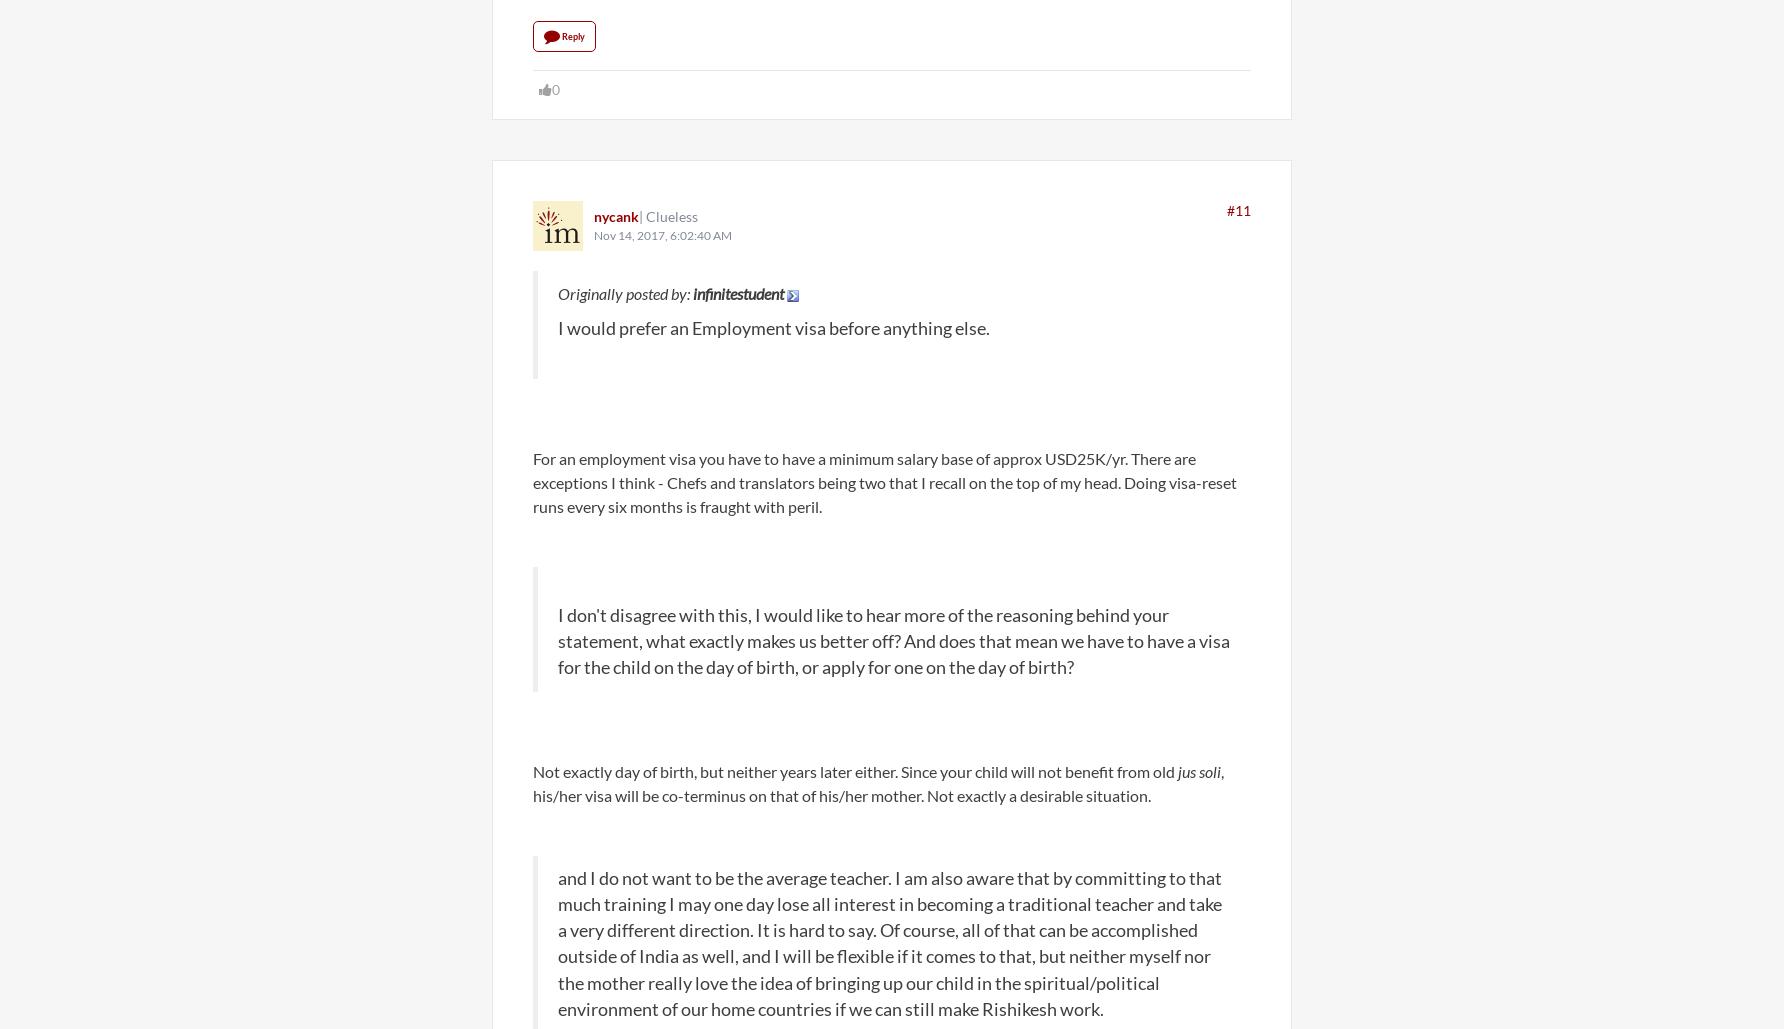  What do you see at coordinates (854, 770) in the screenshot?
I see `'Not exactly day of birth, but neither years later either. Since your child will not benefit from old'` at bounding box center [854, 770].